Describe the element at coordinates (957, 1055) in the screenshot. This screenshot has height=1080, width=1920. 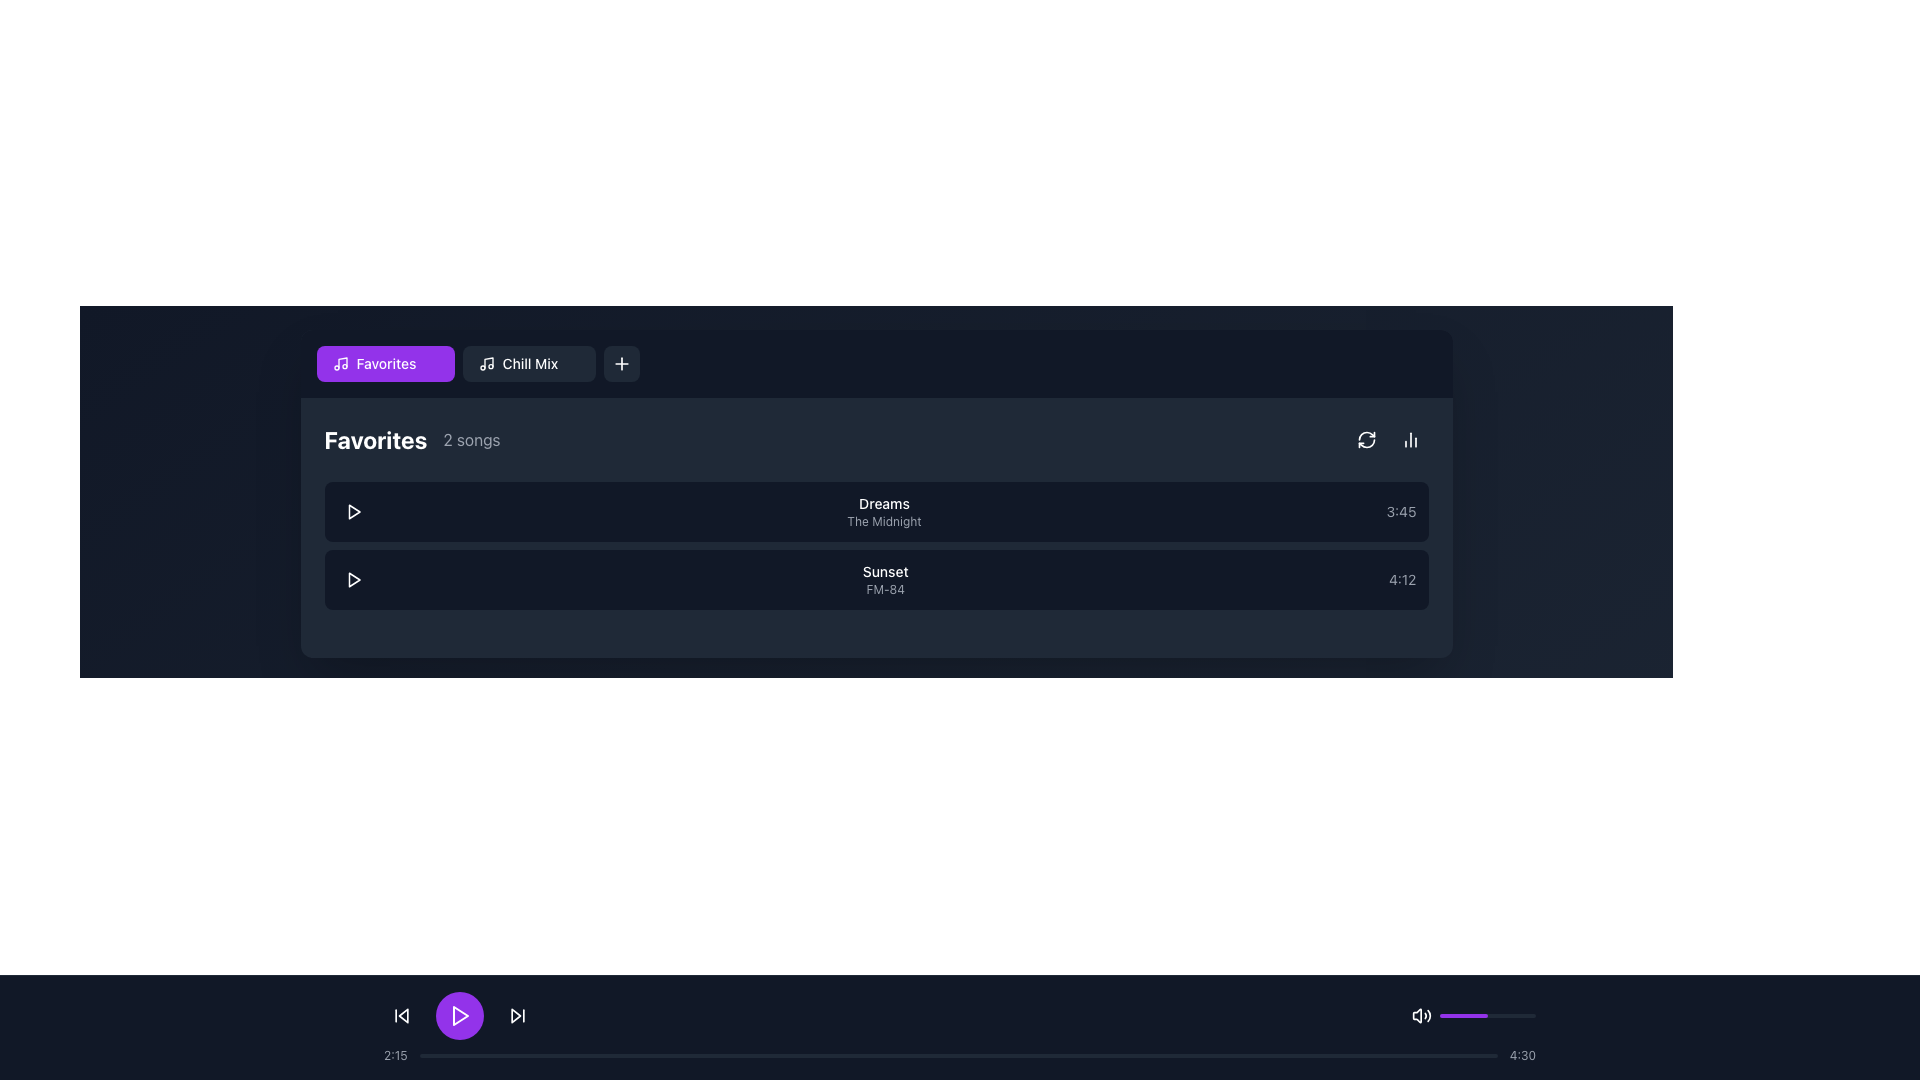
I see `the progress bar located at the bottom of the interface to move to a specific point` at that location.